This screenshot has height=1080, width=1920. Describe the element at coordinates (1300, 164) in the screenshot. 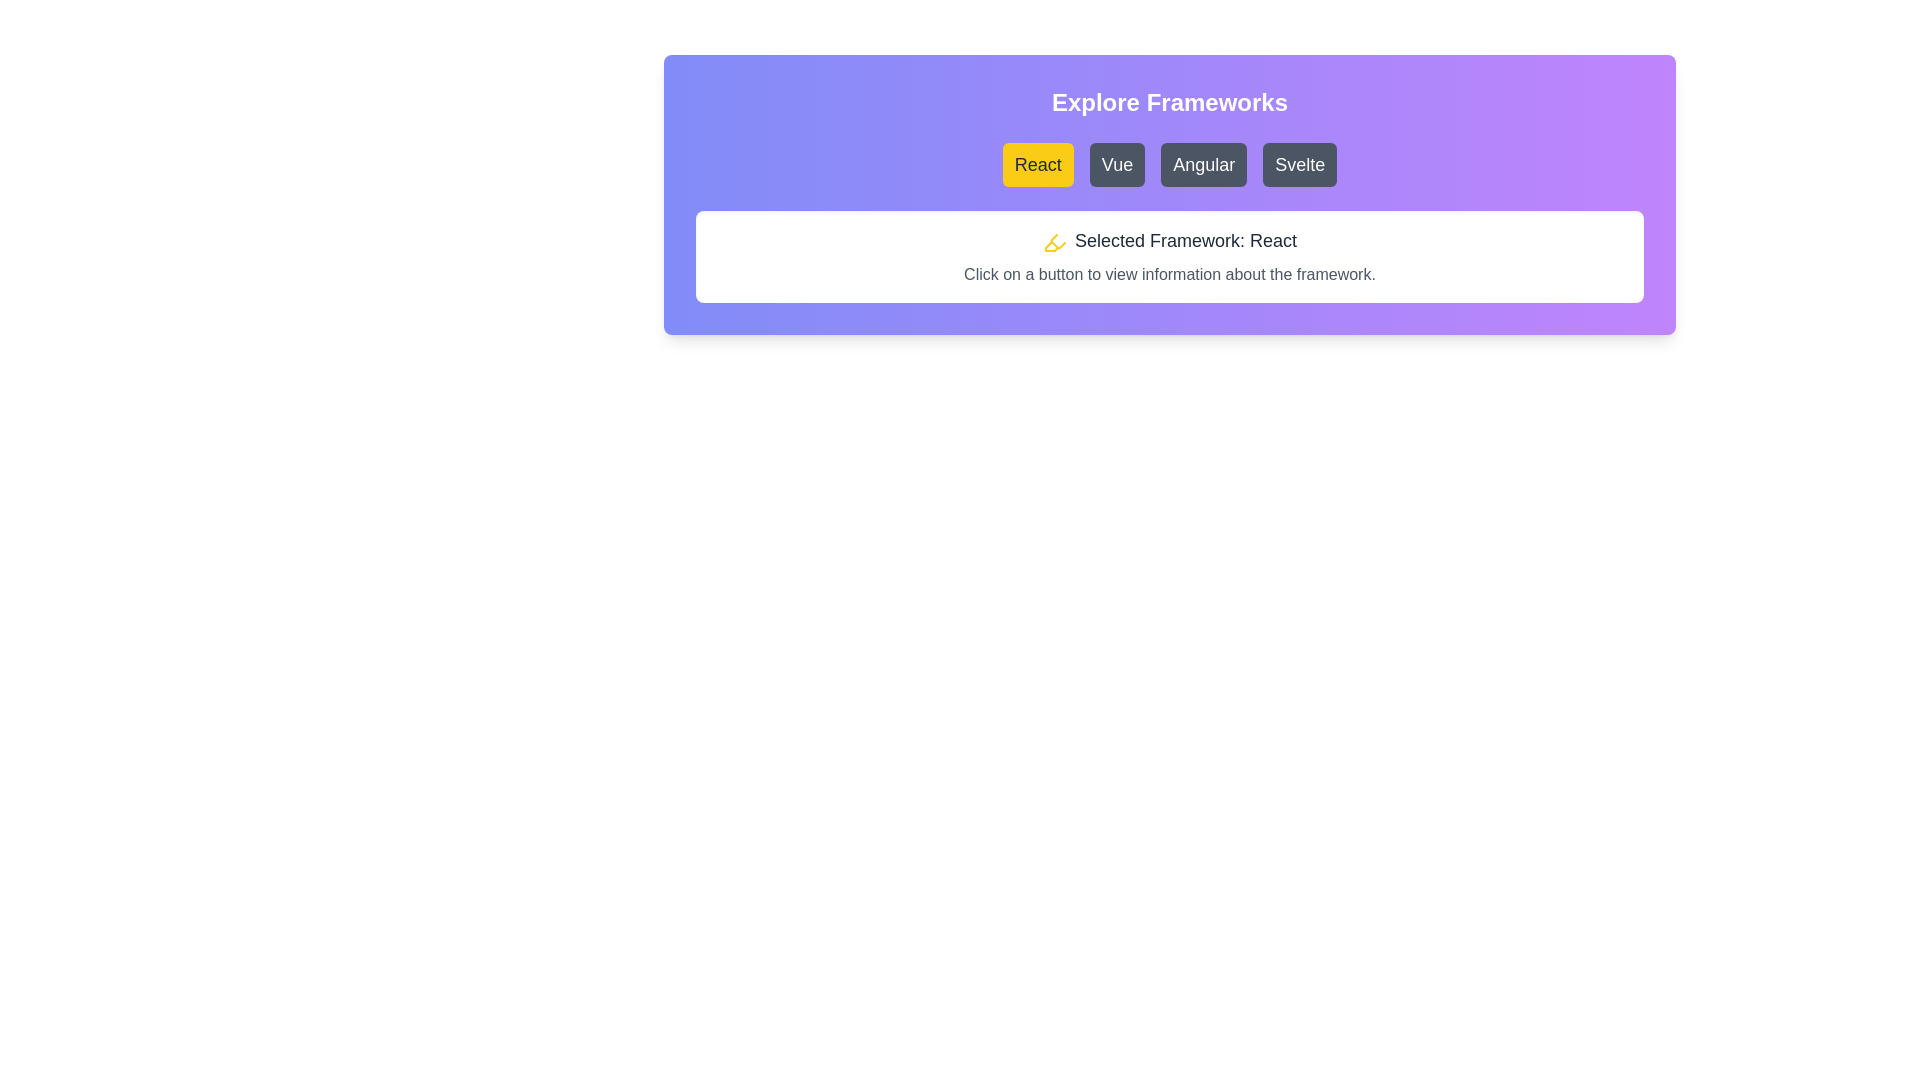

I see `the 'Svelte' button, which is the fourth button in a row of four, featuring a dark gray background and white text` at that location.